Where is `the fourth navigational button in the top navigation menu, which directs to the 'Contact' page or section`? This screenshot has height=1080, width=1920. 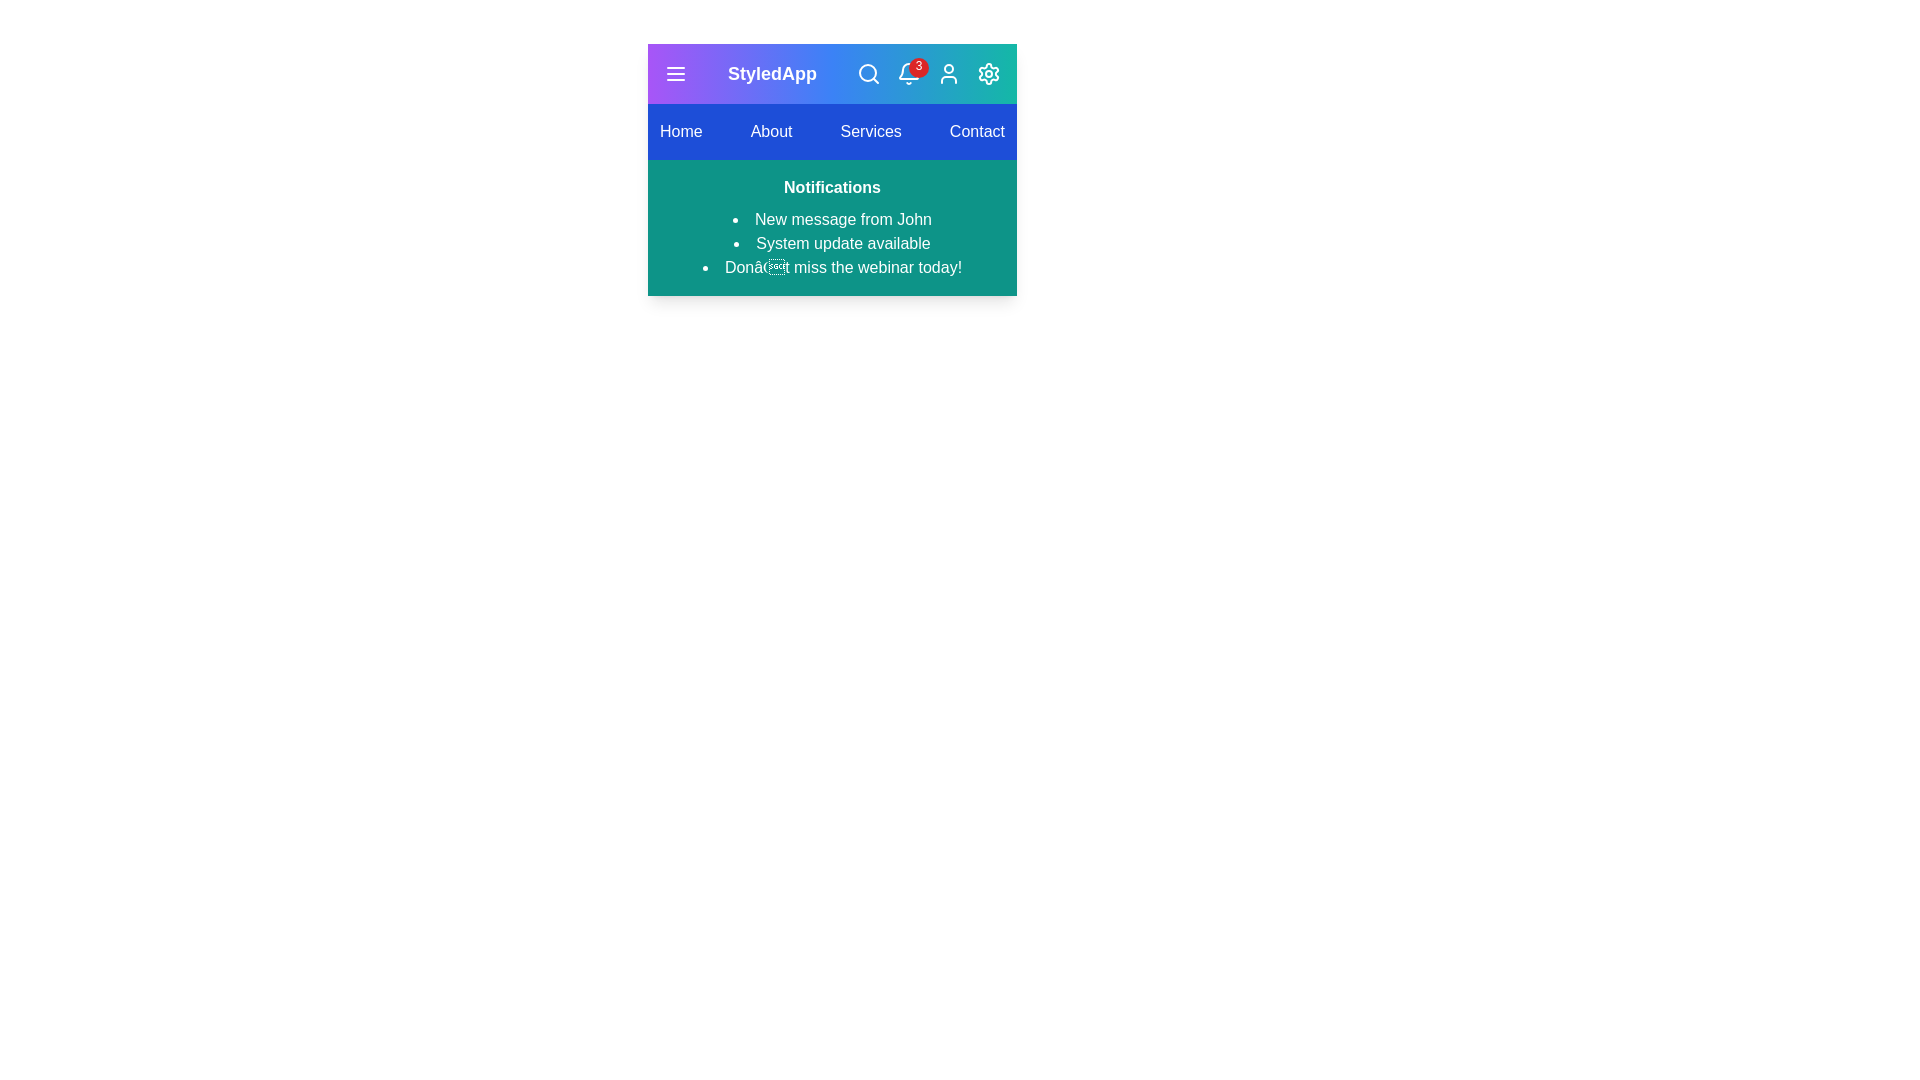 the fourth navigational button in the top navigation menu, which directs to the 'Contact' page or section is located at coordinates (977, 131).